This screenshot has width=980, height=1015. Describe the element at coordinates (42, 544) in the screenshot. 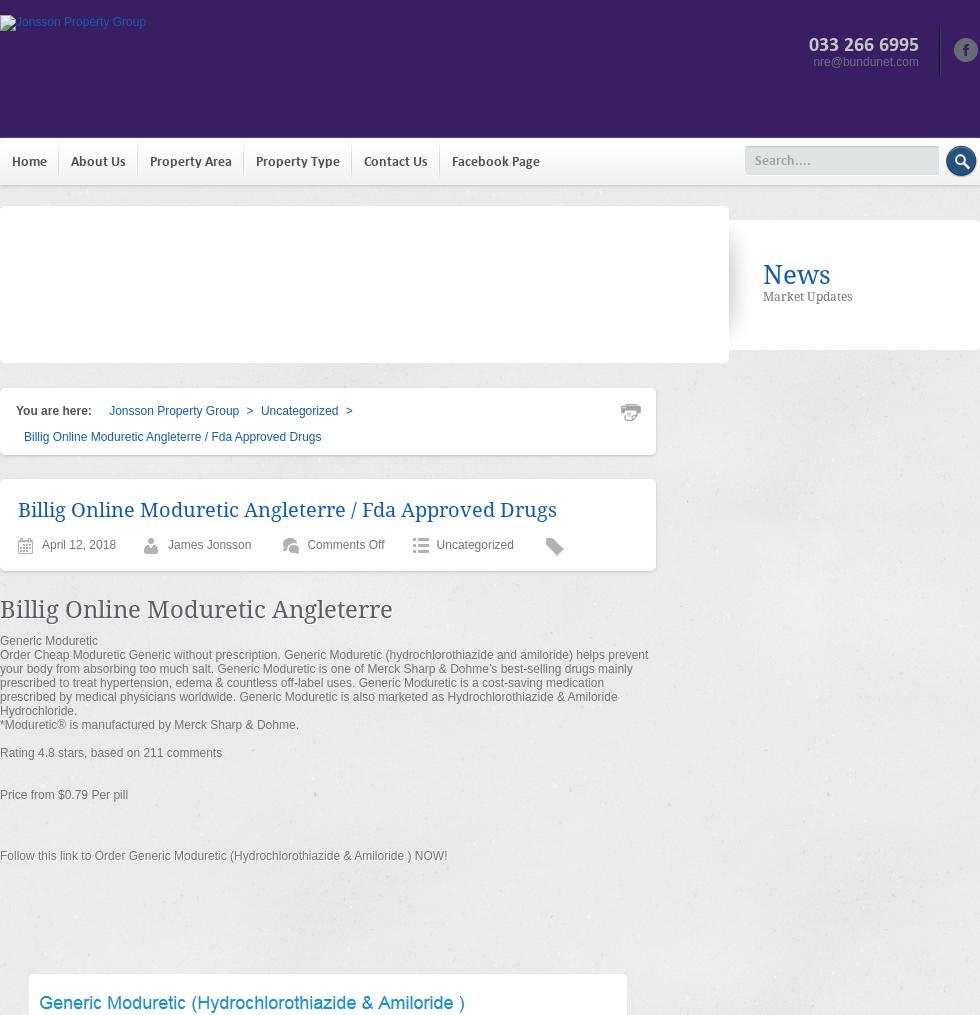

I see `'April 12, 2018'` at that location.